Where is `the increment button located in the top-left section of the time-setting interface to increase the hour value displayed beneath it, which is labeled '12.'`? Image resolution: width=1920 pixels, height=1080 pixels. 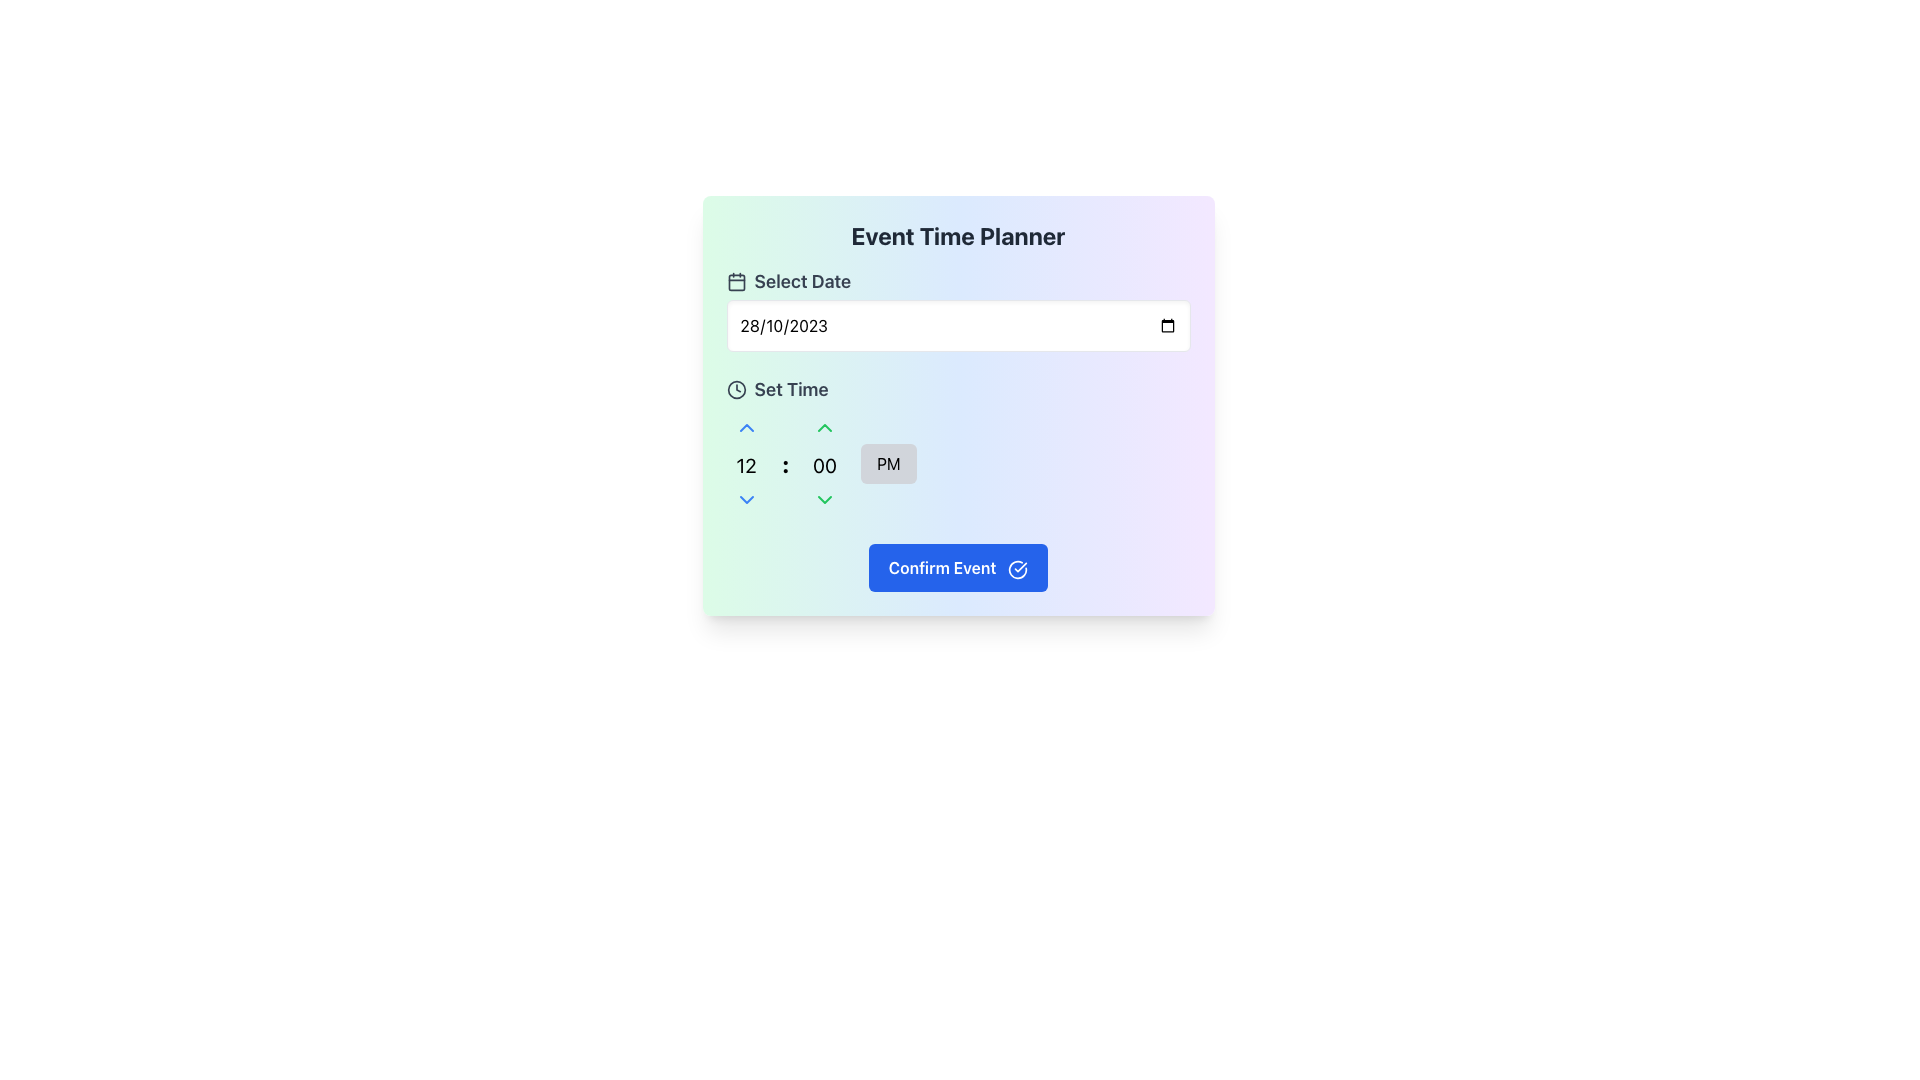 the increment button located in the top-left section of the time-setting interface to increase the hour value displayed beneath it, which is labeled '12.' is located at coordinates (745, 427).